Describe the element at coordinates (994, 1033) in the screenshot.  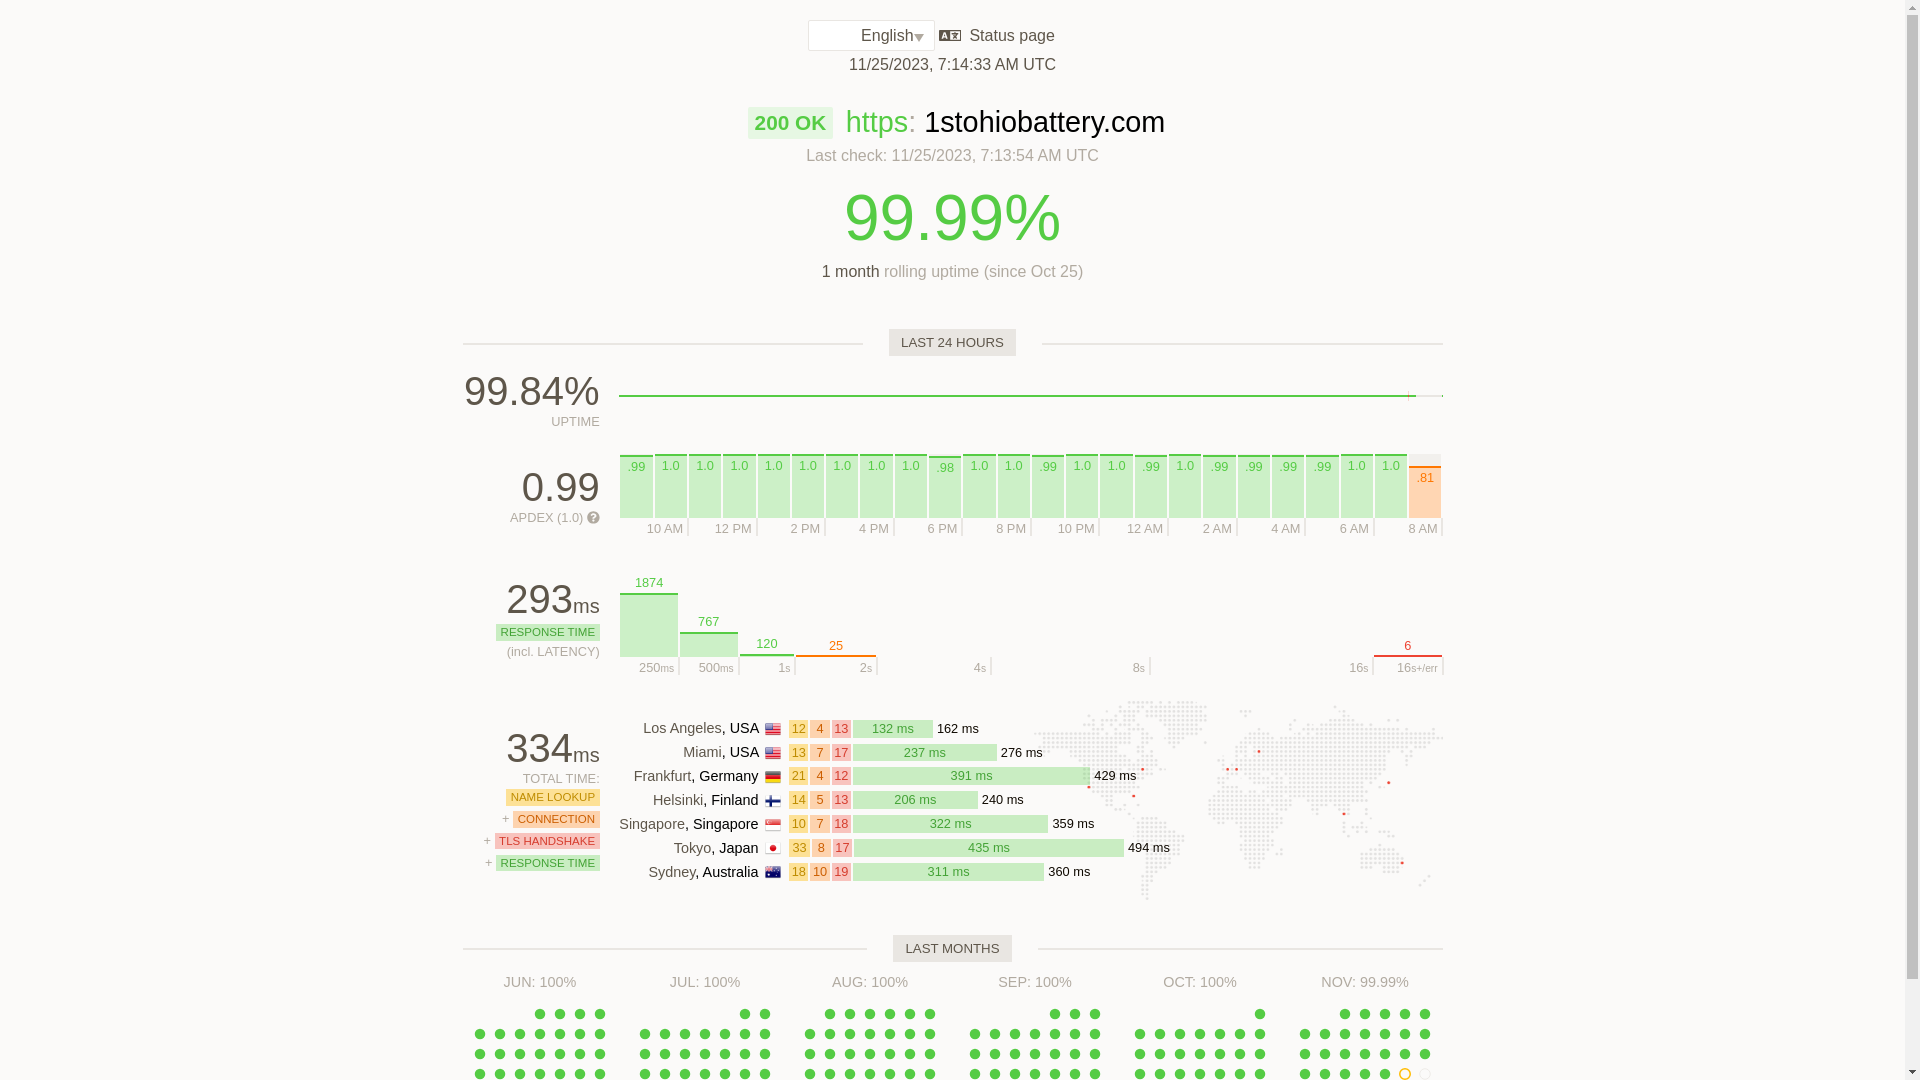
I see `'<small>Sep 05:</small> No downtime'` at that location.